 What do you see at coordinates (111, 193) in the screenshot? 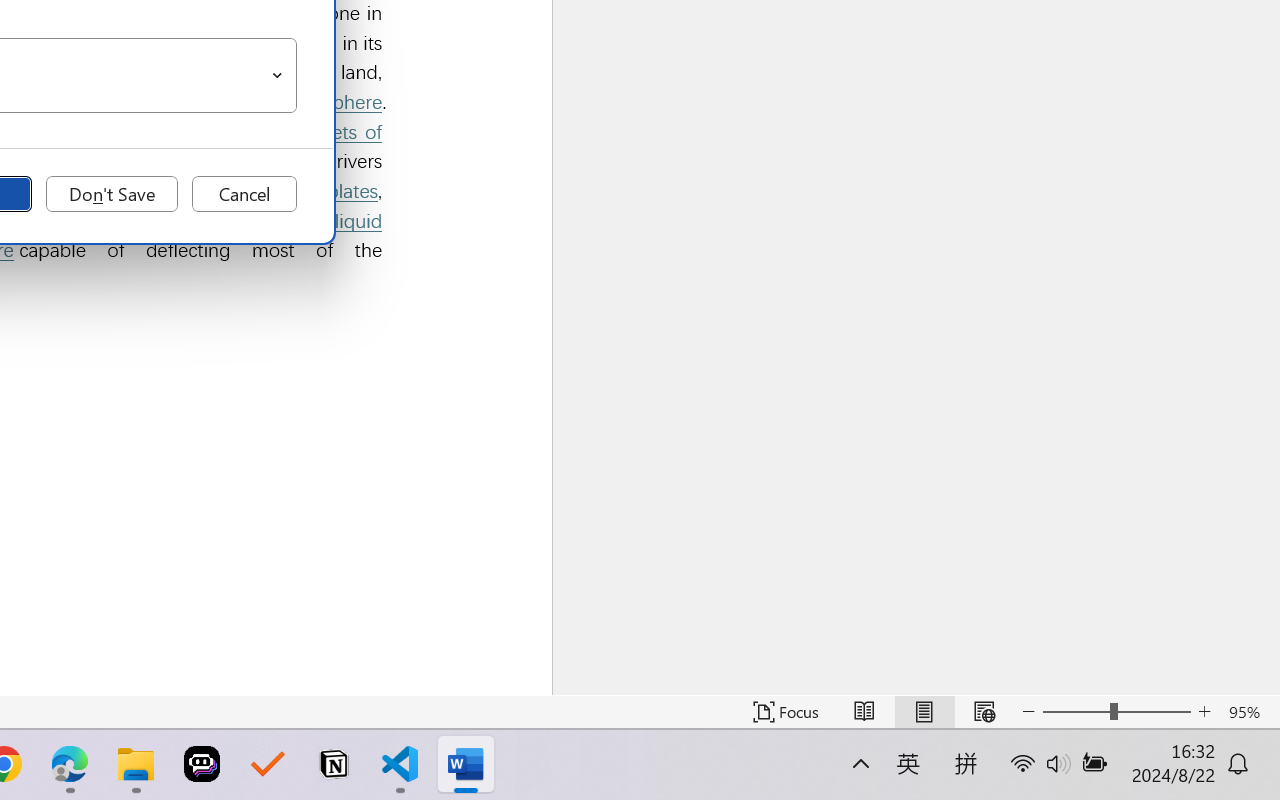
I see `'Don'` at bounding box center [111, 193].